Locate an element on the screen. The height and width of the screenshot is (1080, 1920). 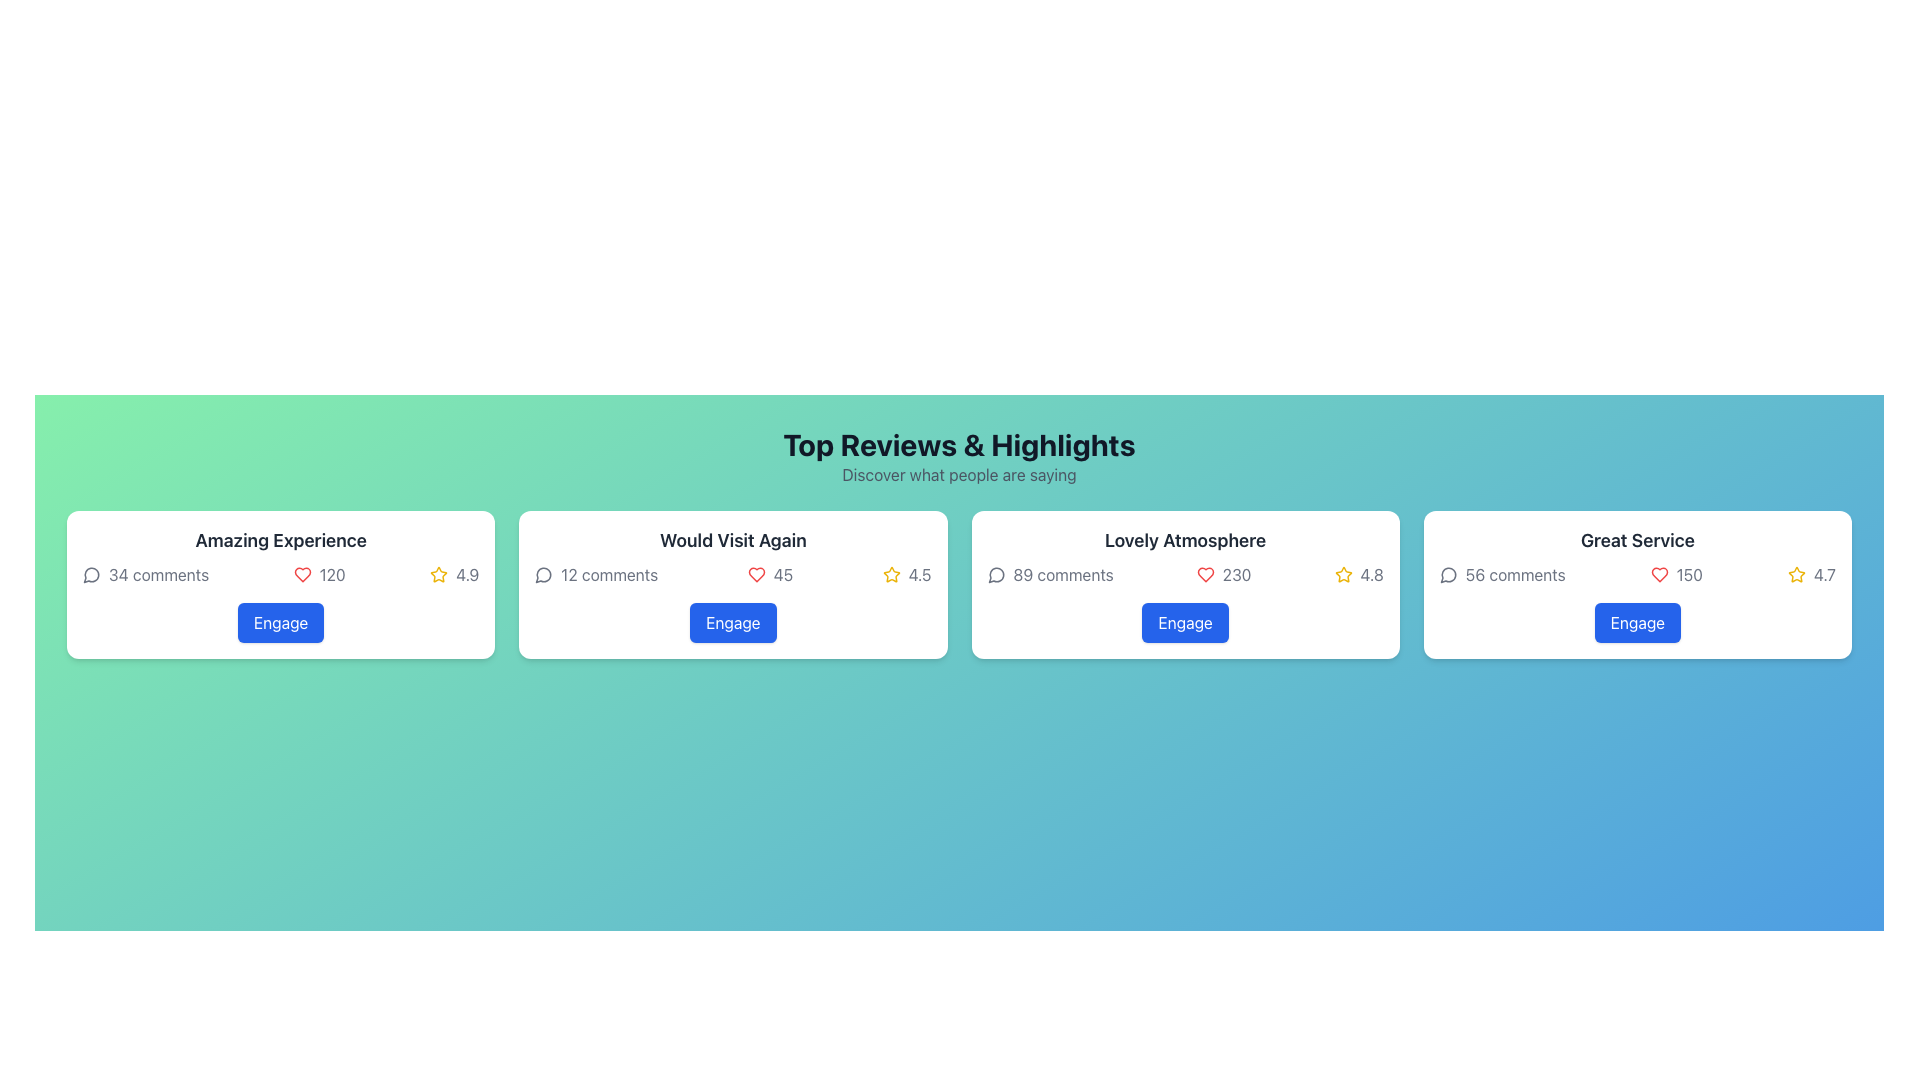
the speech bubble icon located in the third card from the left under 'Top Reviews & Highlights', adjacent to the text '89 comments' is located at coordinates (996, 574).